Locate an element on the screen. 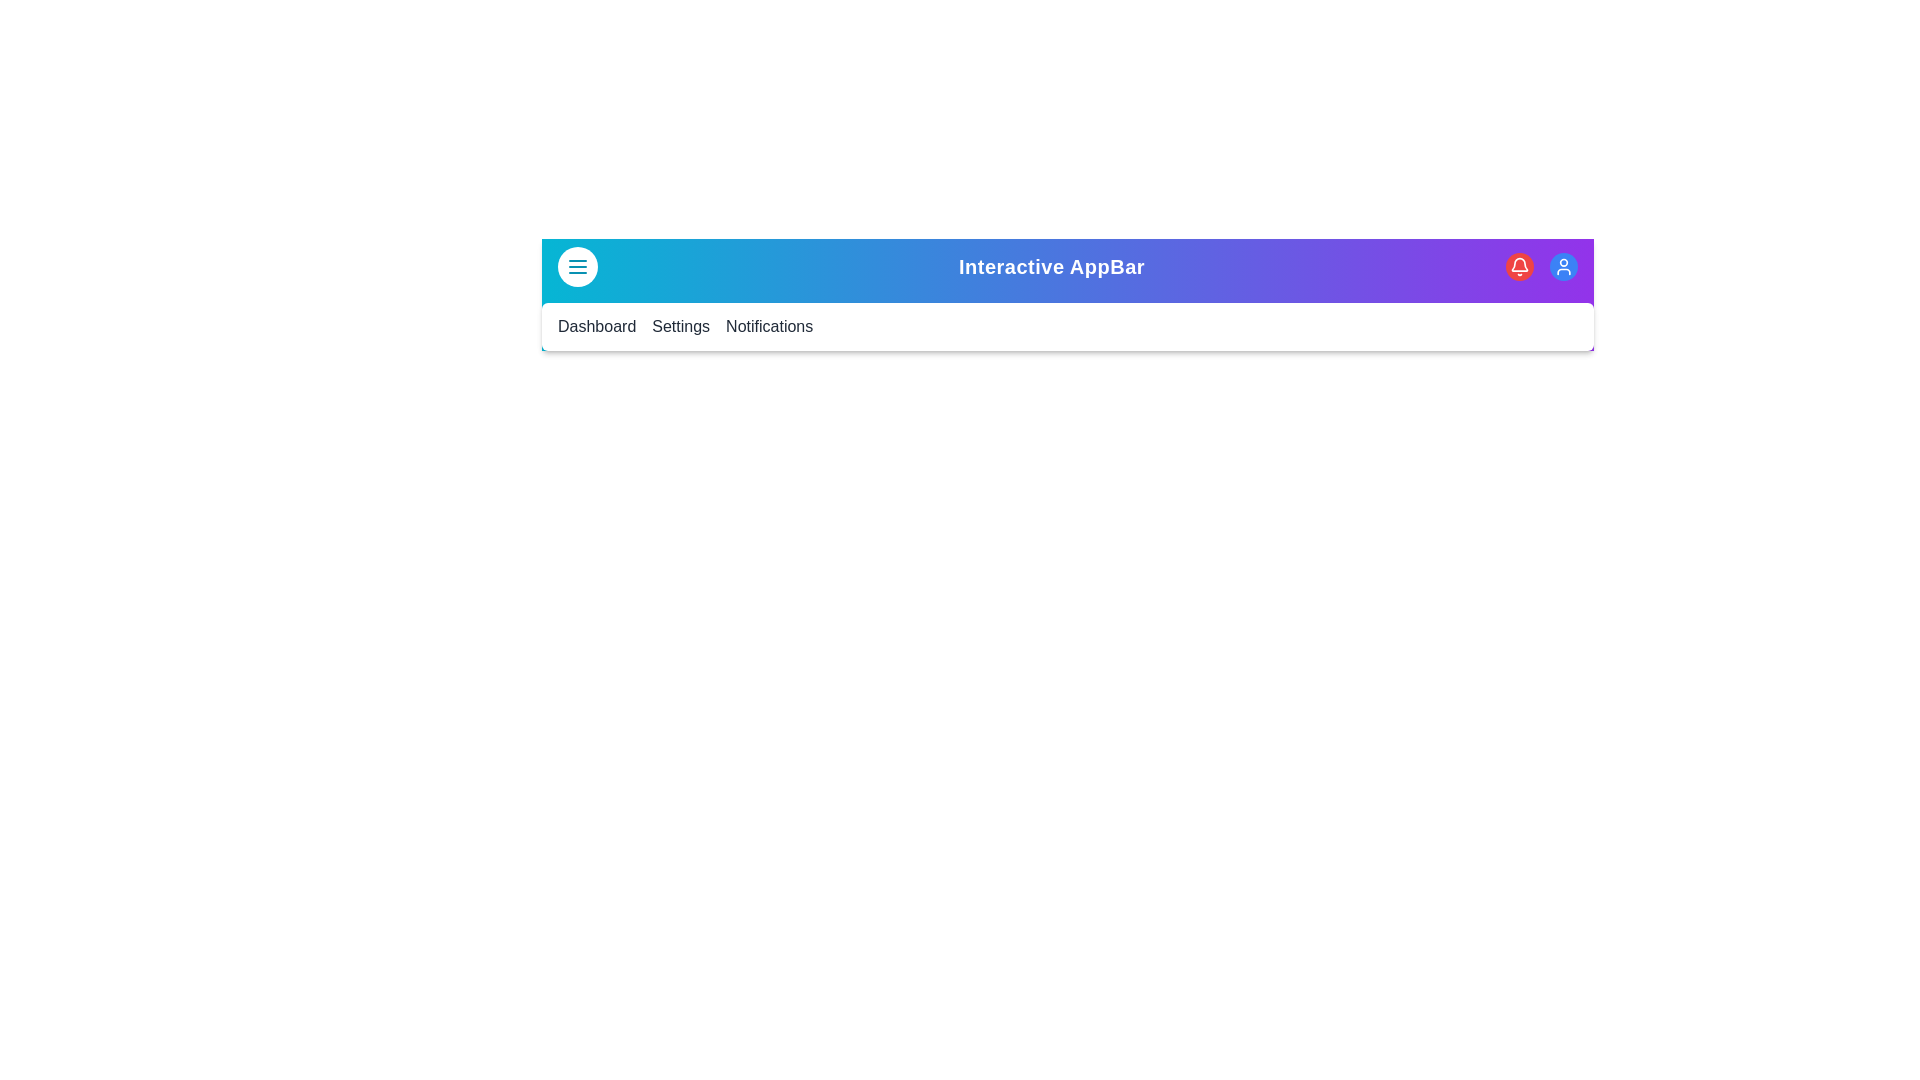  menu toggle button to toggle the menu visibility is located at coordinates (576, 265).